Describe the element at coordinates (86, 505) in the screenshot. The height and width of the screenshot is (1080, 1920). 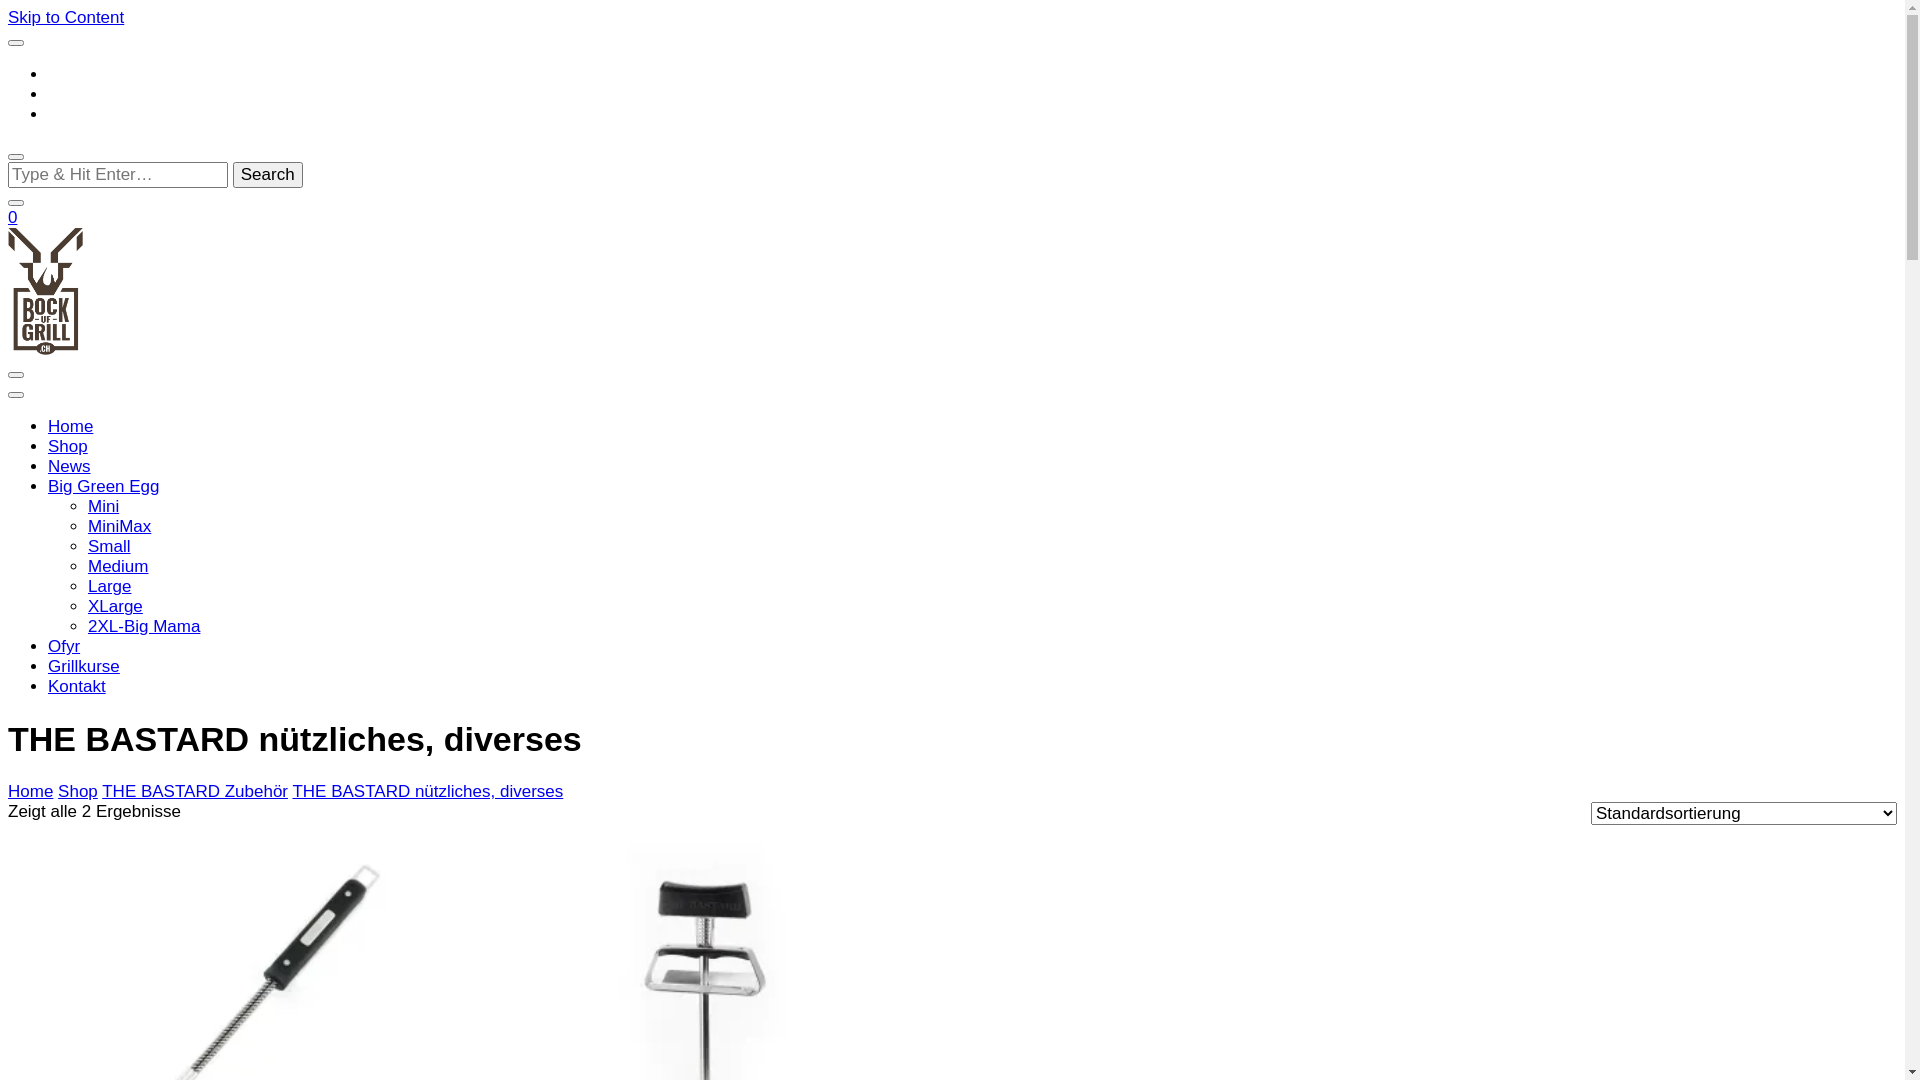
I see `'Mini'` at that location.